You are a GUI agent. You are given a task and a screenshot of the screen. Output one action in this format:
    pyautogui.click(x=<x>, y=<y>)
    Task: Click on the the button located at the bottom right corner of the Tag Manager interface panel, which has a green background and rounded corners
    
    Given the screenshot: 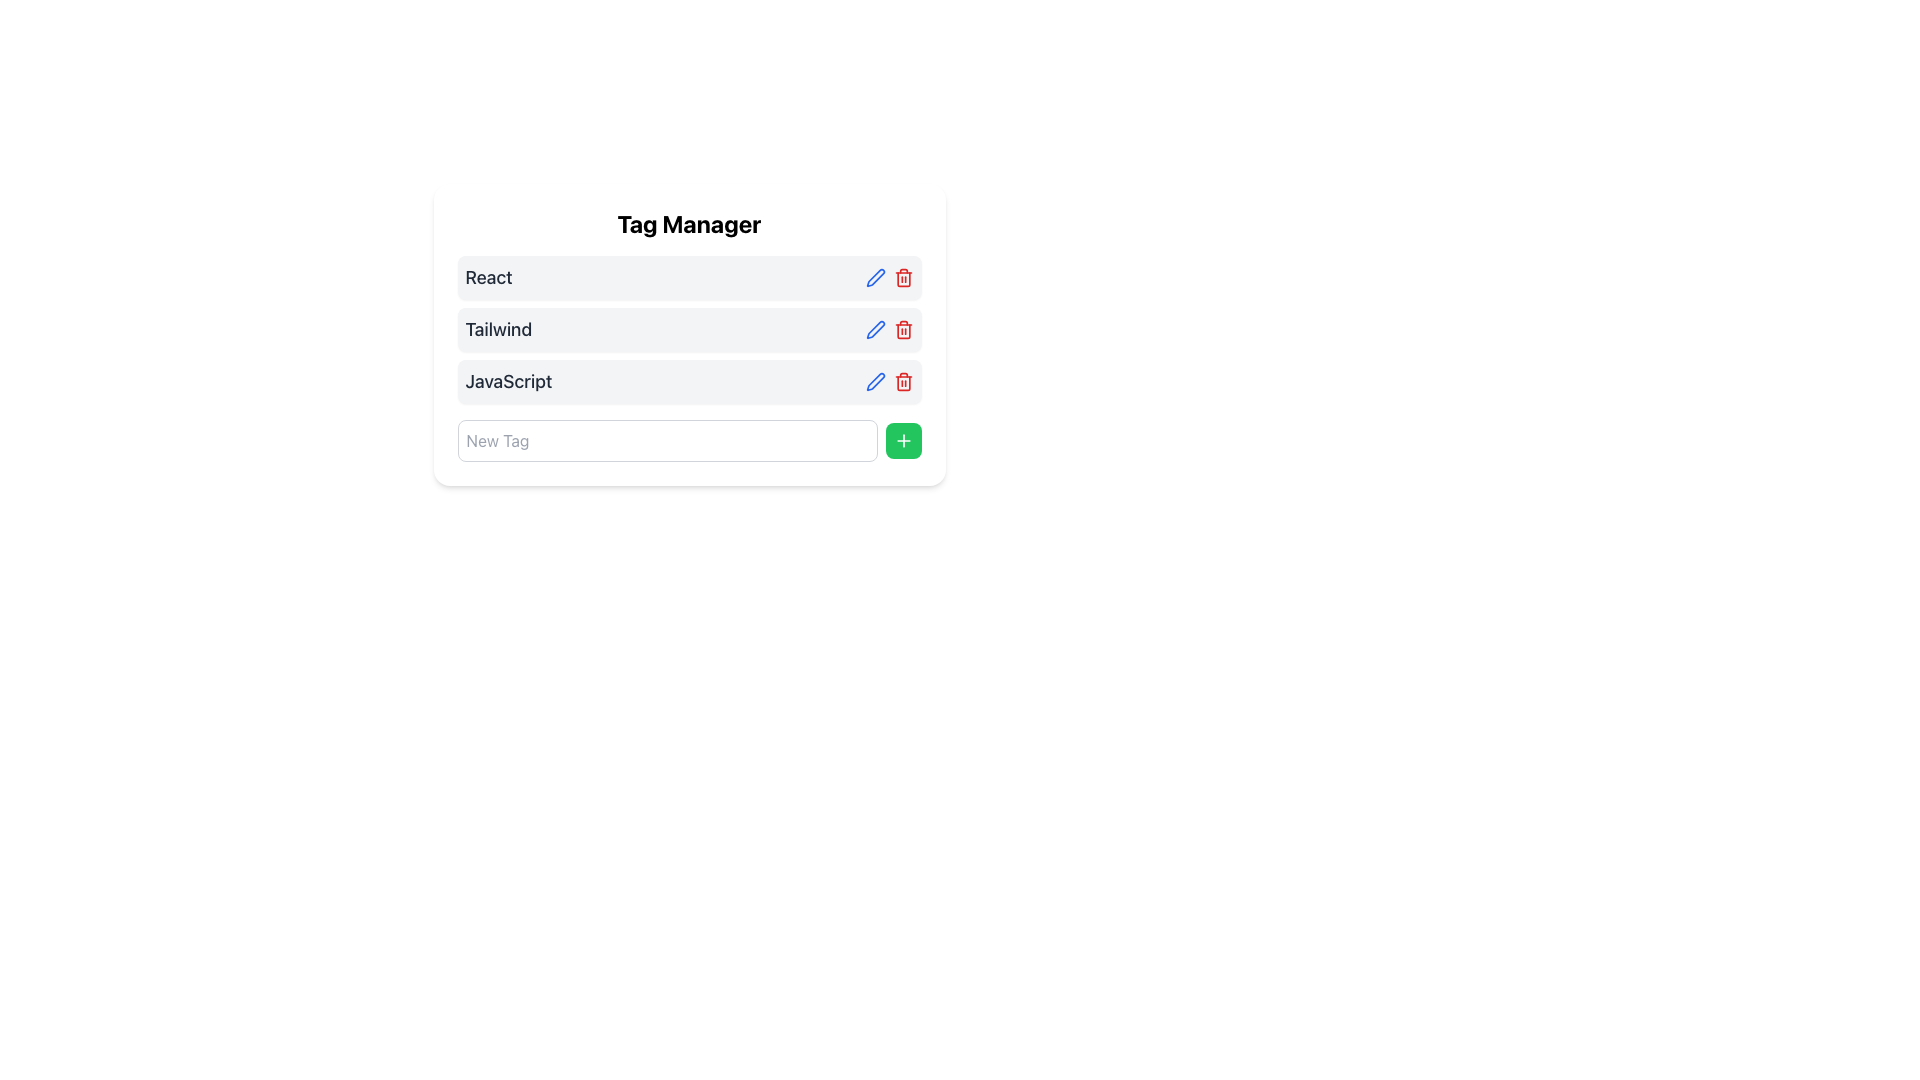 What is the action you would take?
    pyautogui.click(x=902, y=439)
    